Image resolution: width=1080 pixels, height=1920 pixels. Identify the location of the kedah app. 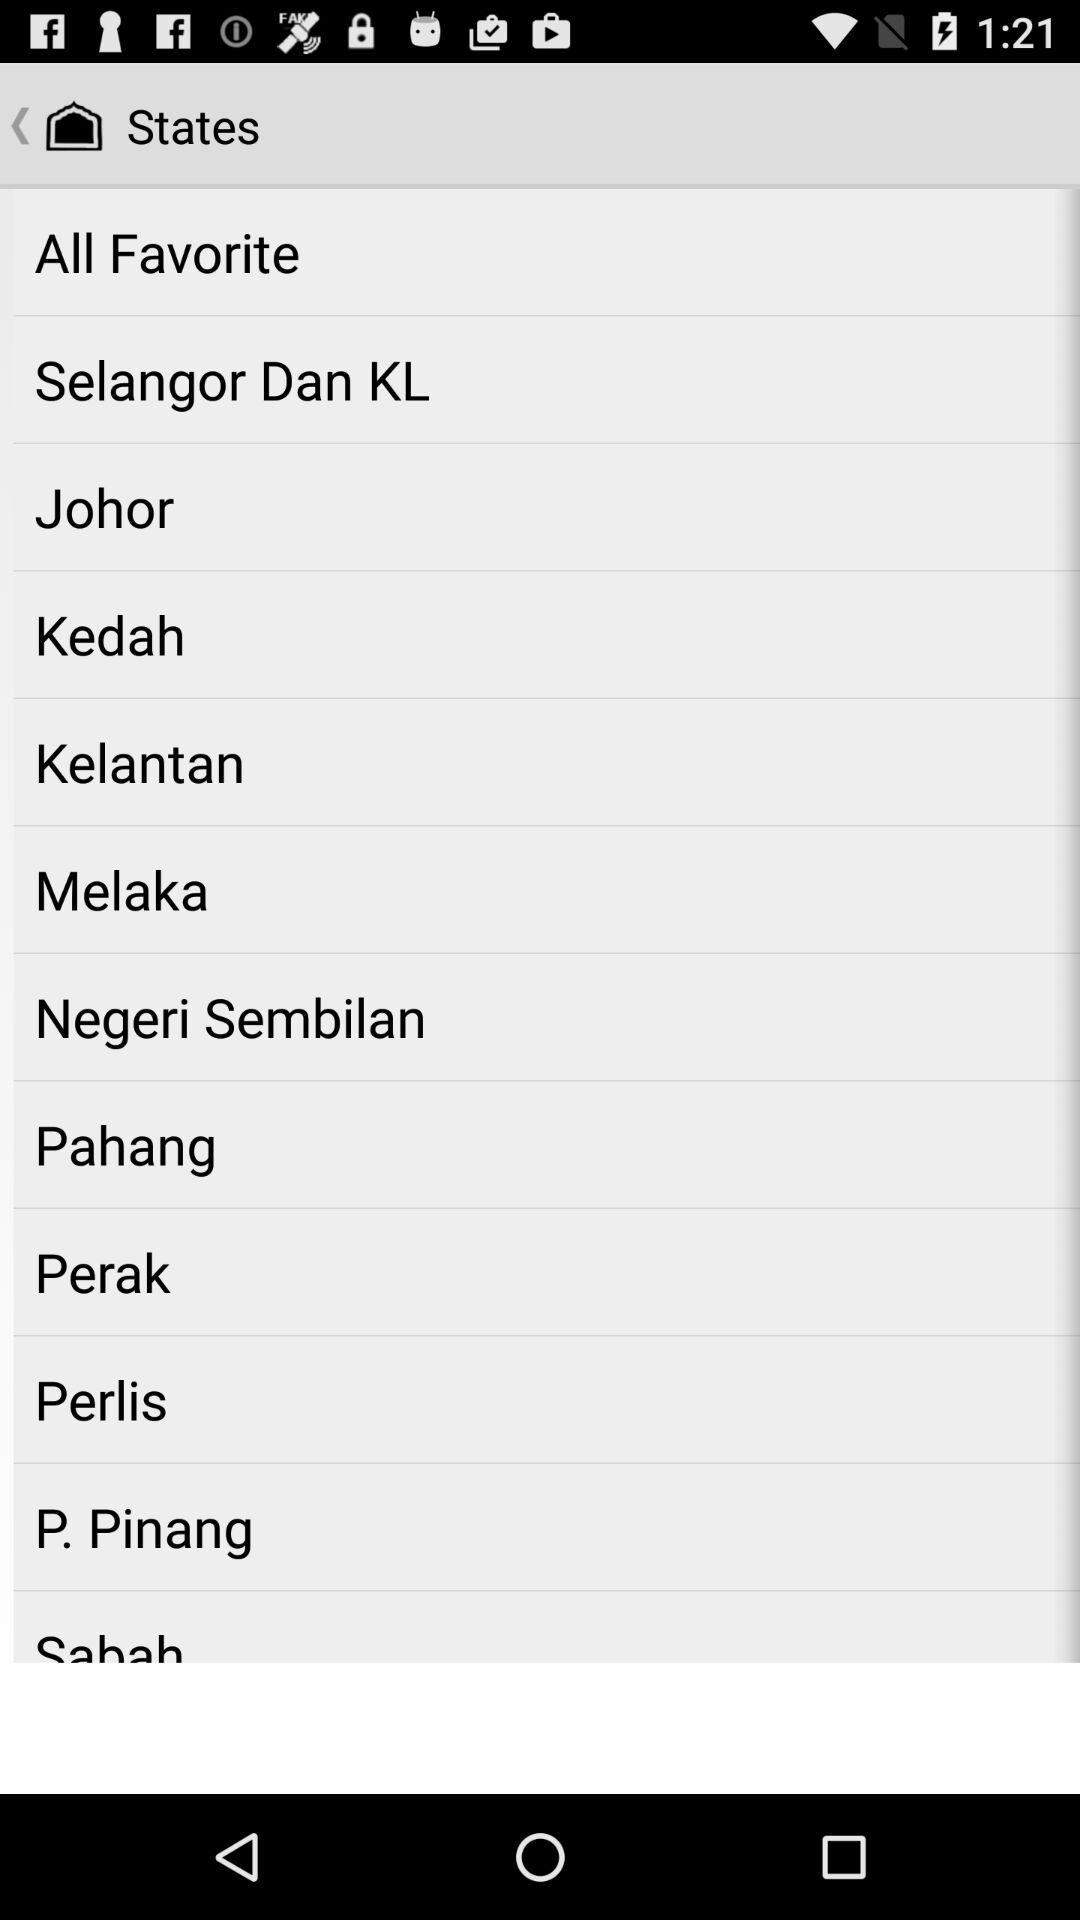
(546, 633).